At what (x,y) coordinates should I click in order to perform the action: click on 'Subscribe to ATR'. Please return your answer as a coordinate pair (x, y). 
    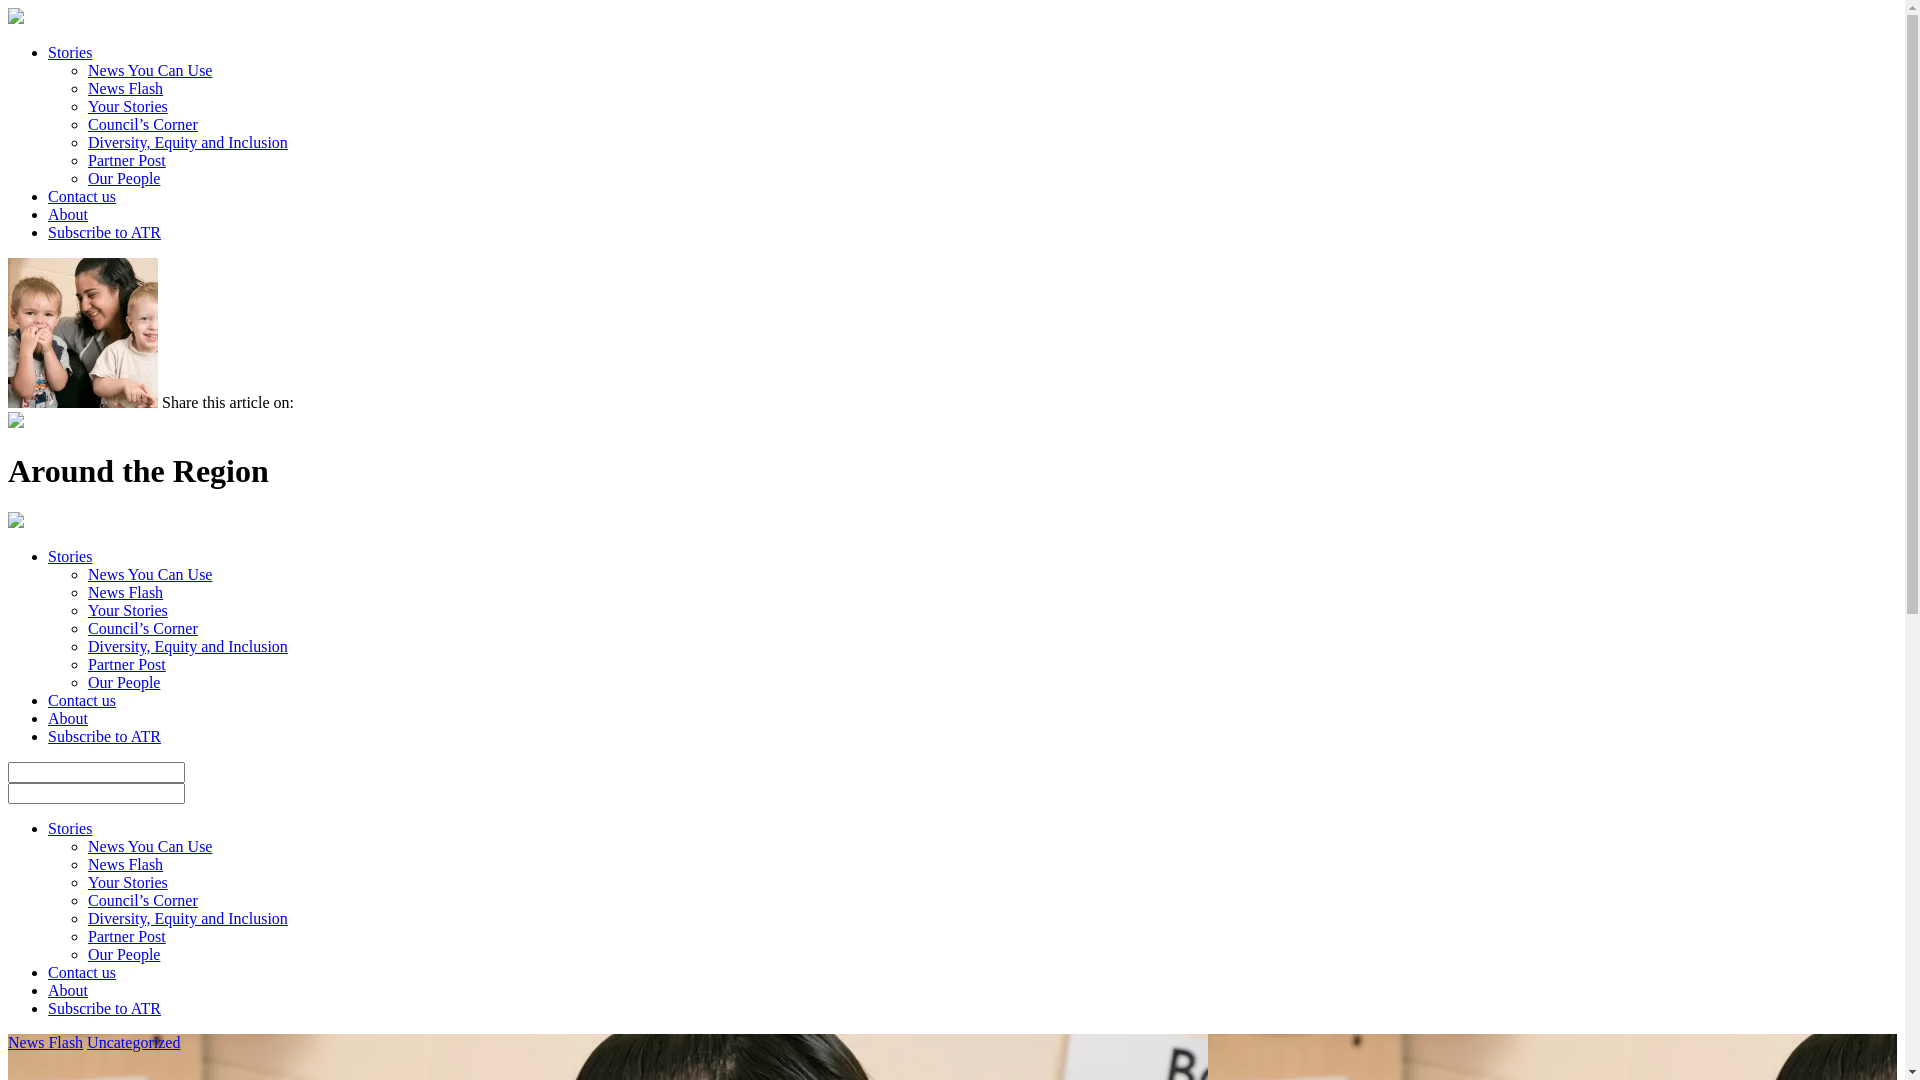
    Looking at the image, I should click on (103, 1008).